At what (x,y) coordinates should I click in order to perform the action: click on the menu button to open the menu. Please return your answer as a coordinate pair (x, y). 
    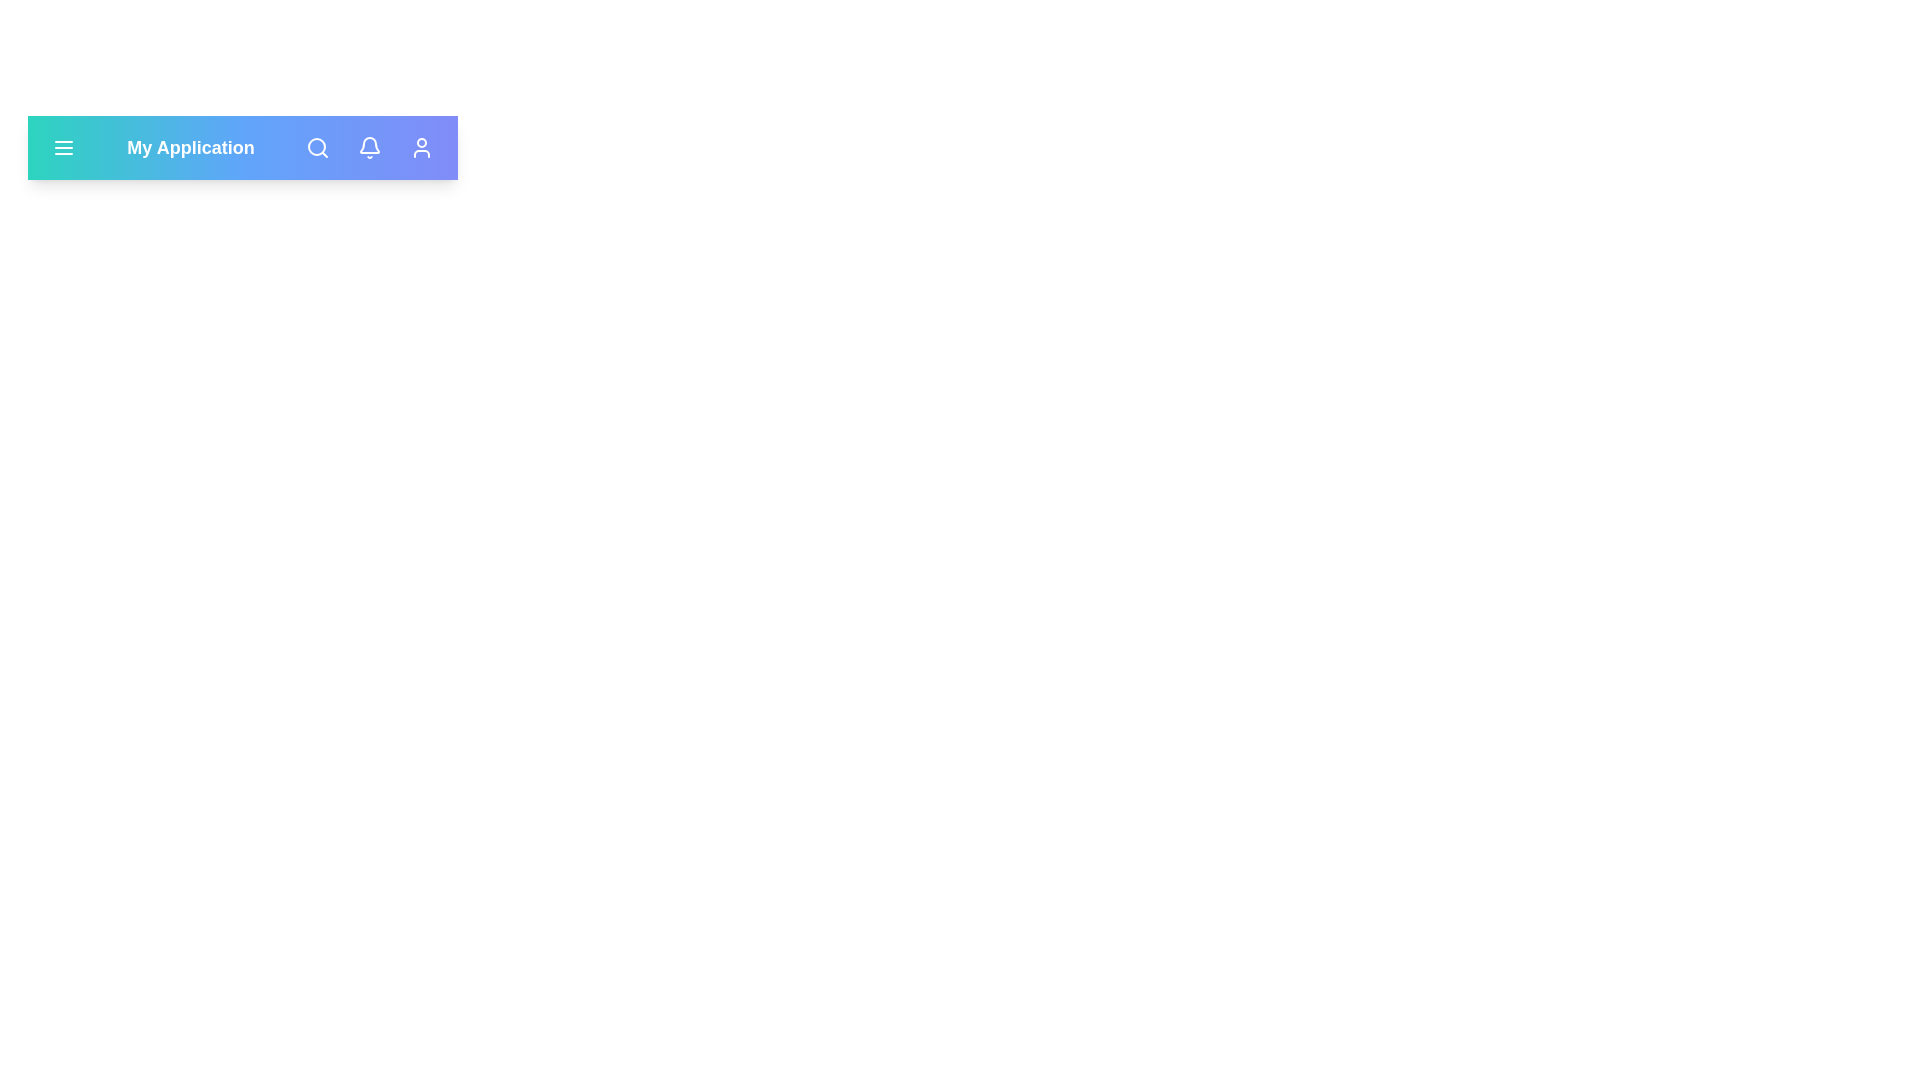
    Looking at the image, I should click on (63, 146).